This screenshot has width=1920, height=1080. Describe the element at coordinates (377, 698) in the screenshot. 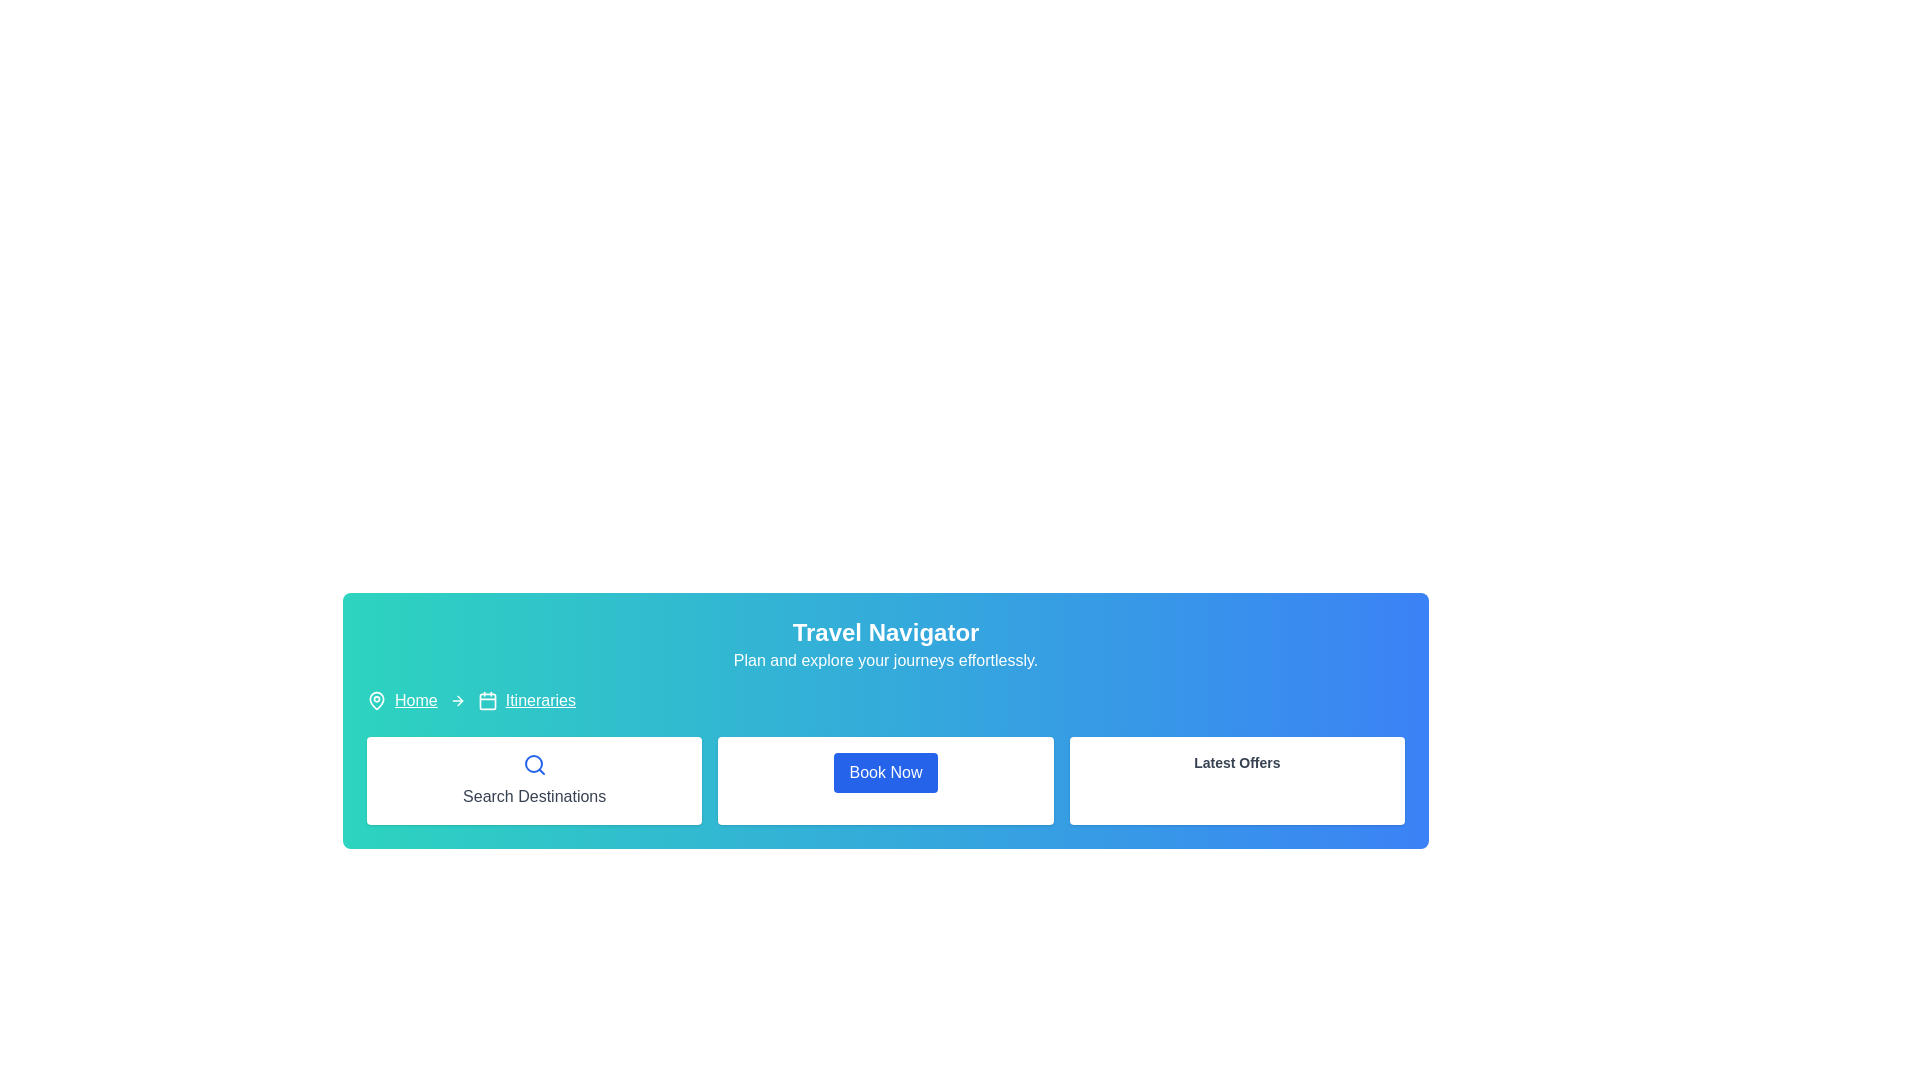

I see `the location marker icon in the breadcrumb navigation bar next to the 'Home' label` at that location.